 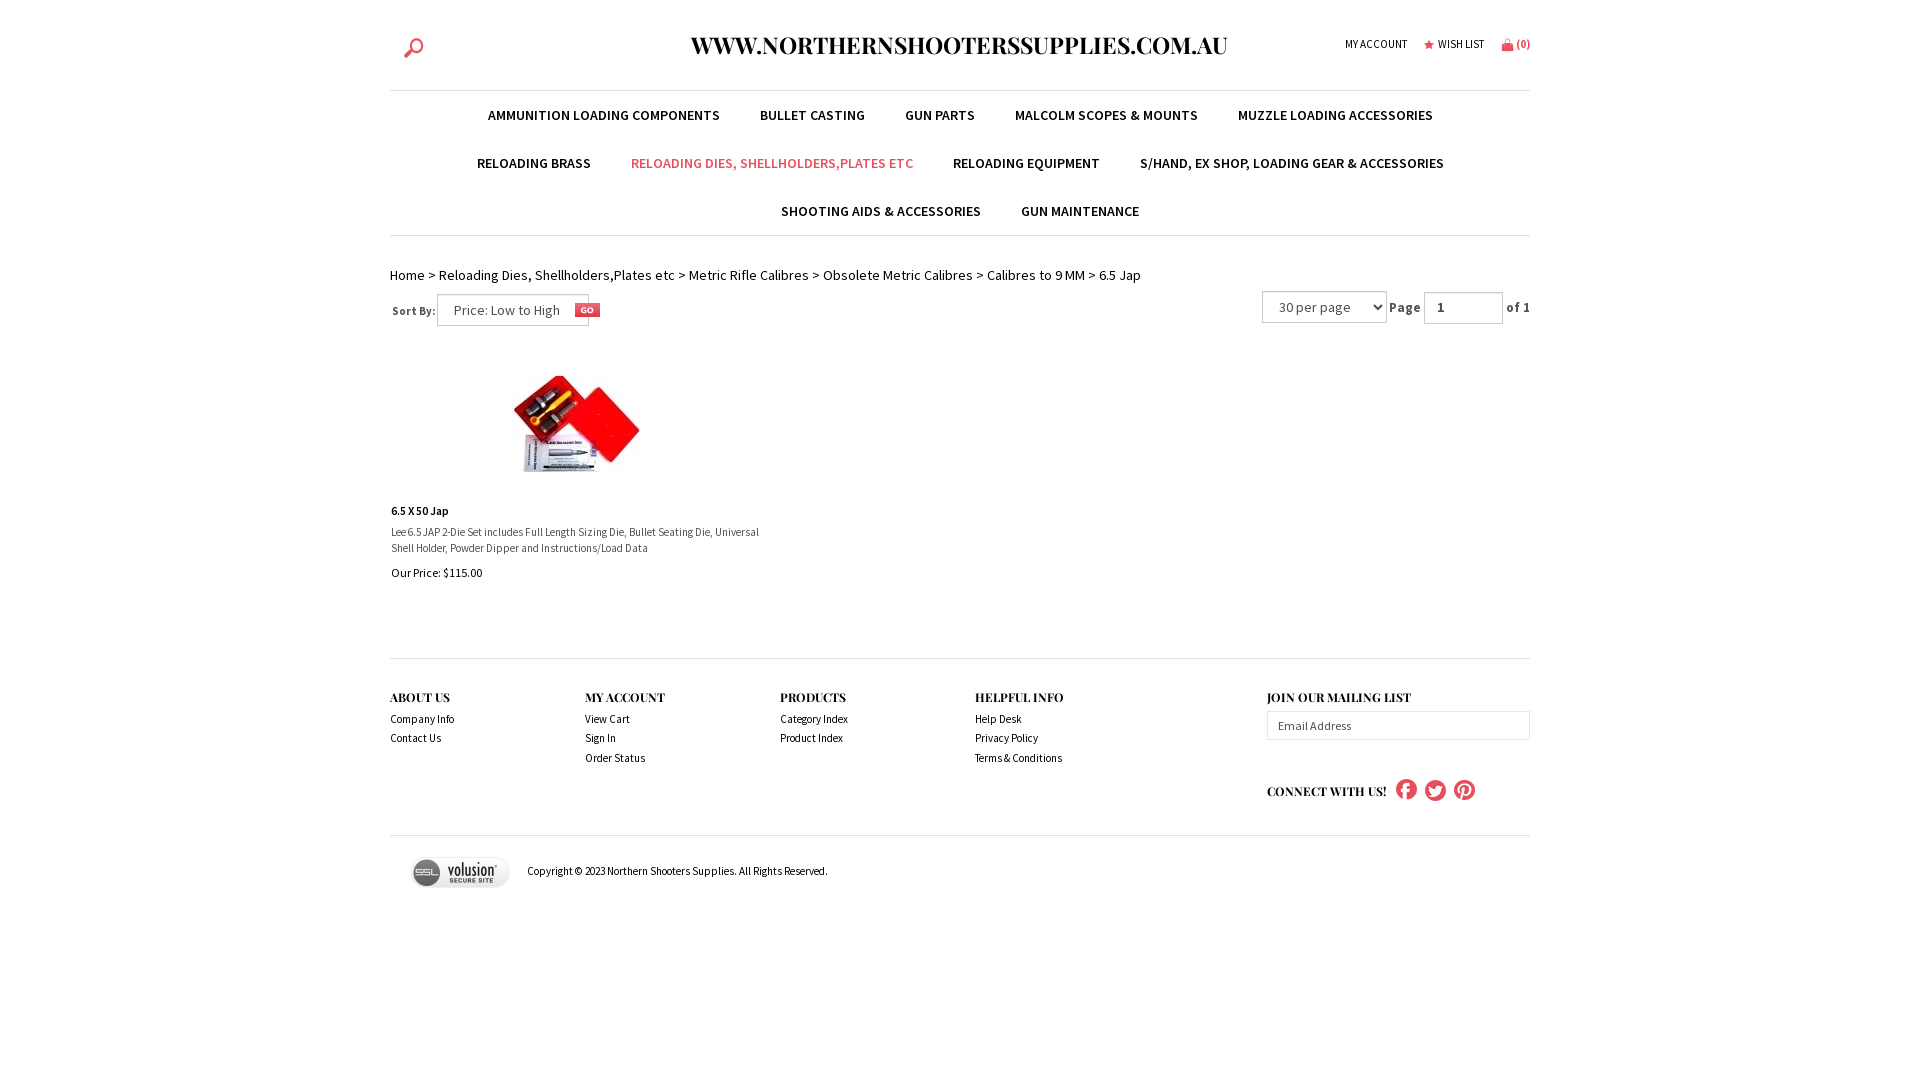 I want to click on 'WWW.NORTHERNSHOOTERSSUPPLIES.COM.AU', so click(x=958, y=45).